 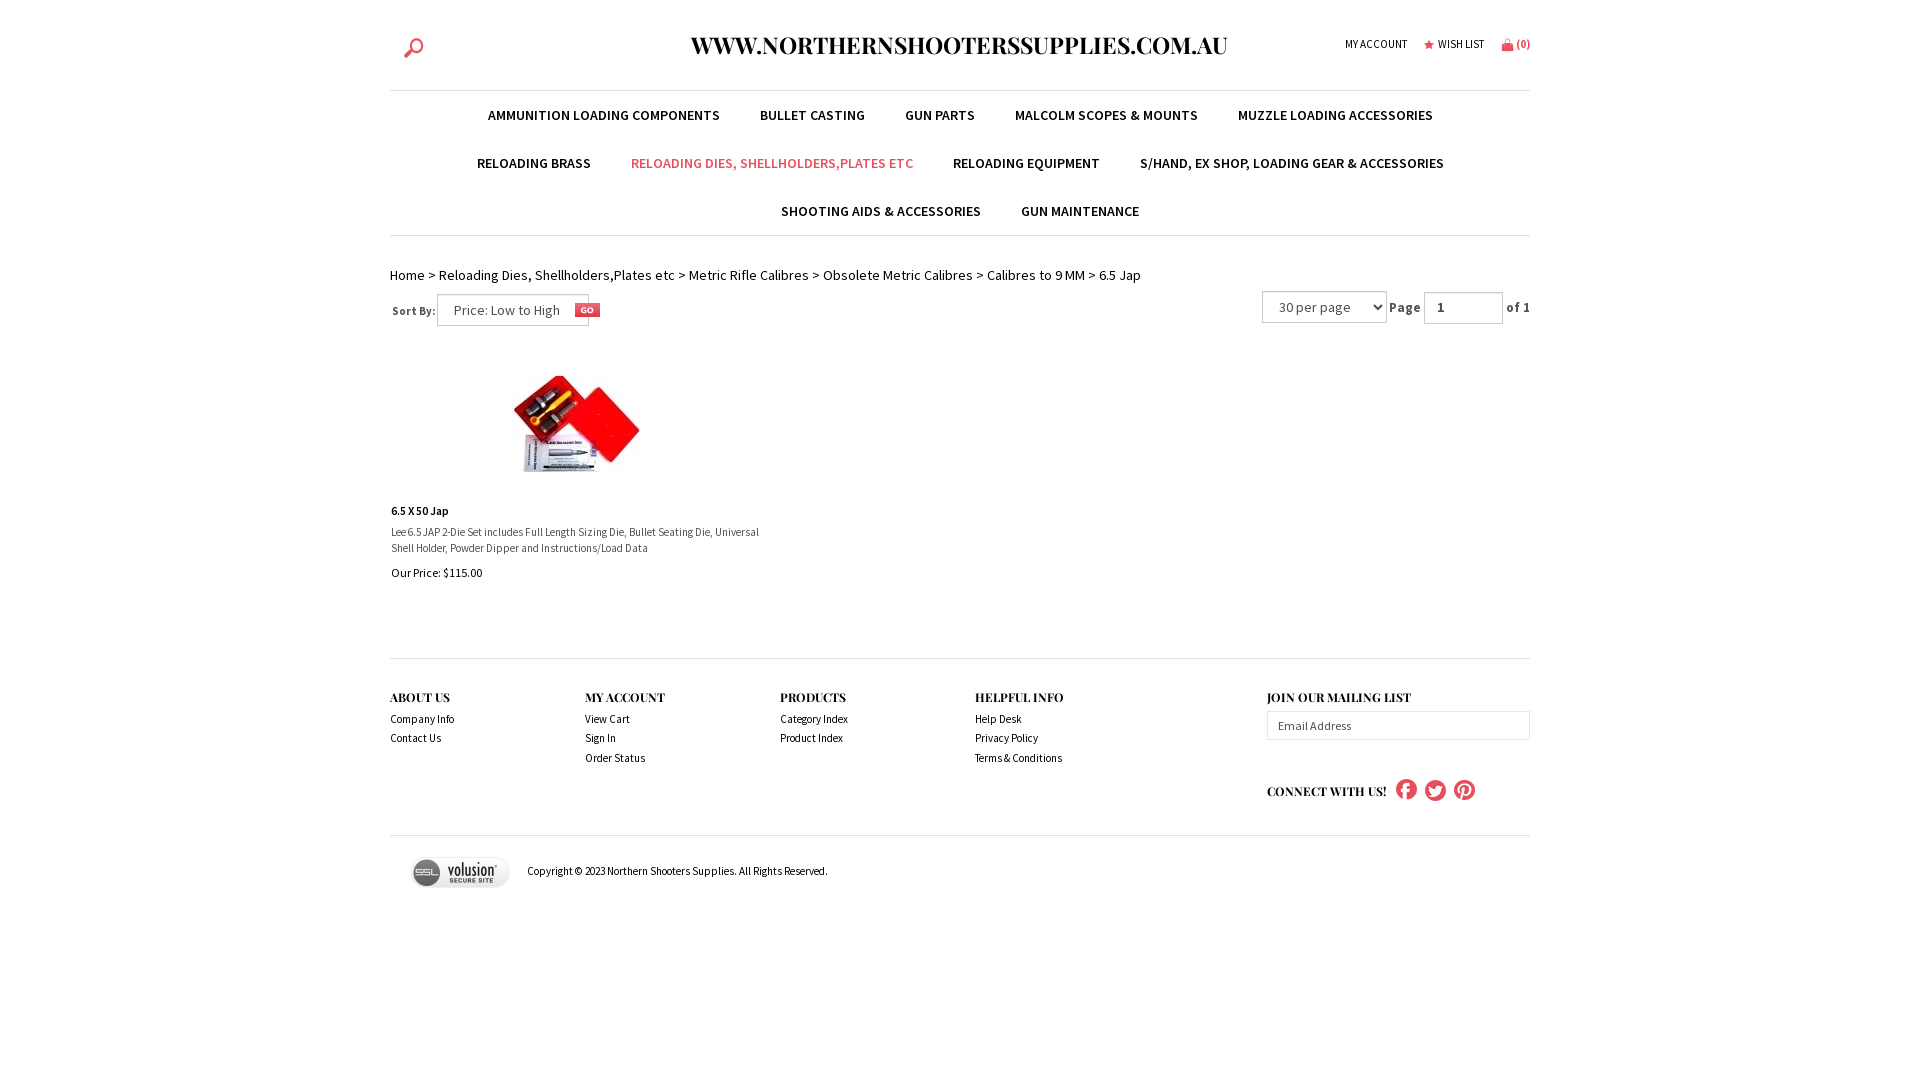 I want to click on 'WWW.NORTHERNSHOOTERSSUPPLIES.COM.AU', so click(x=958, y=45).